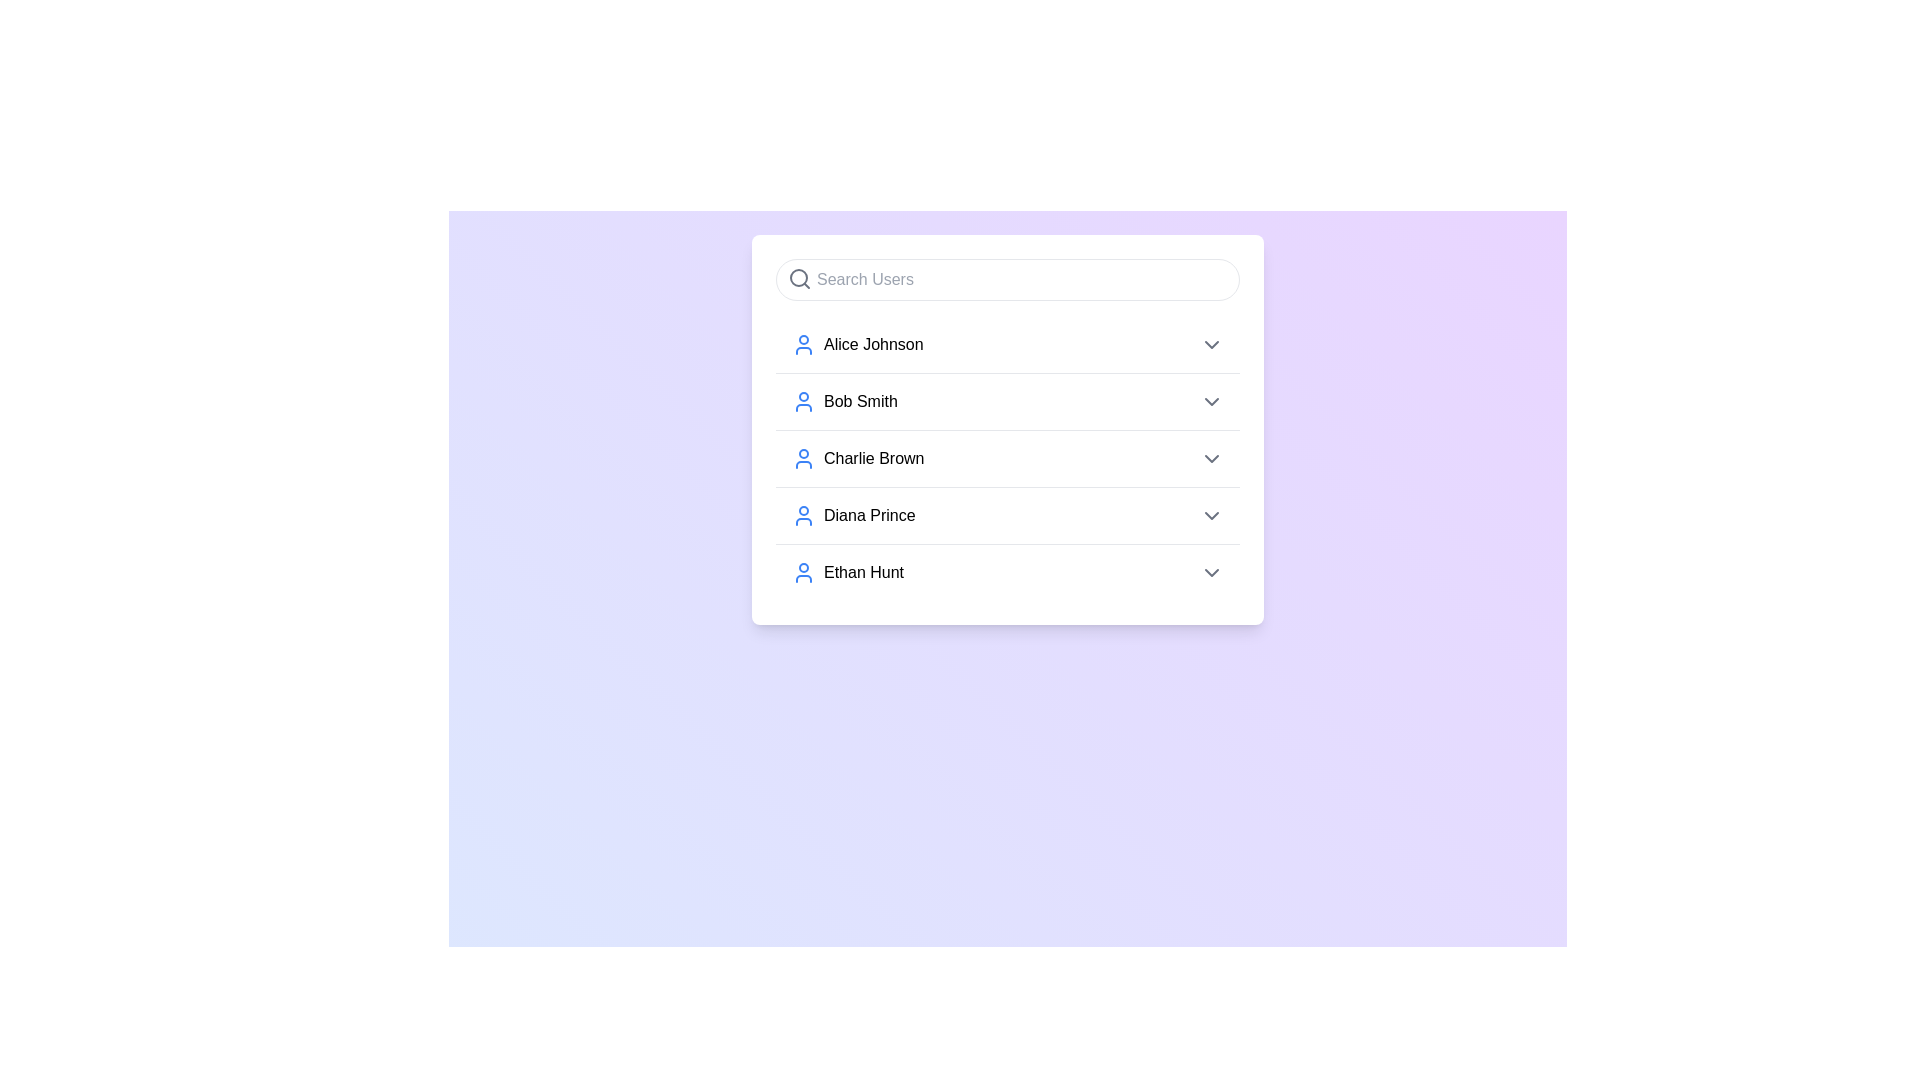 This screenshot has height=1080, width=1920. What do you see at coordinates (1008, 572) in the screenshot?
I see `the selectable list item for user 'Ethan Hunt' located at the fifth position in the vertical list, between 'Diana Prince' and the subsequent elements` at bounding box center [1008, 572].